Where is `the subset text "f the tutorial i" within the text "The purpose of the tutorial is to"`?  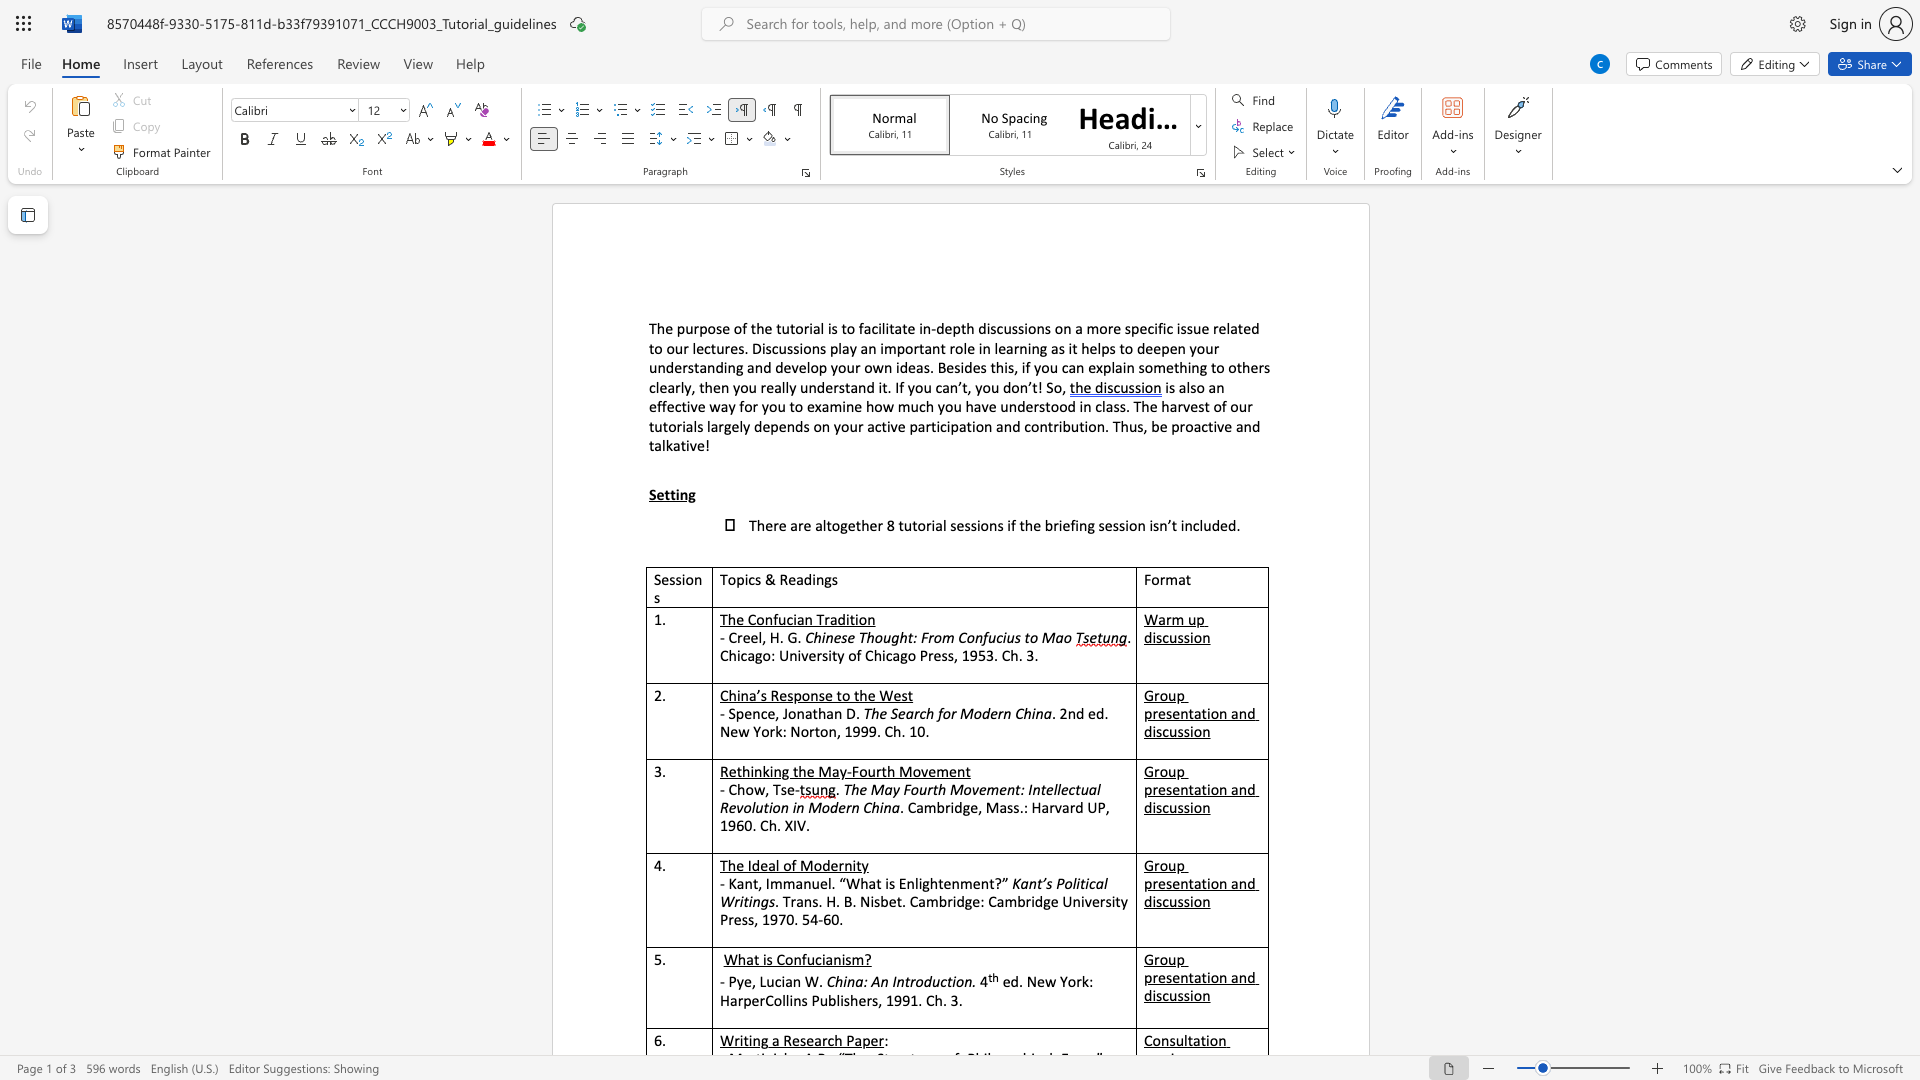 the subset text "f the tutorial i" within the text "The purpose of the tutorial is to" is located at coordinates (741, 327).